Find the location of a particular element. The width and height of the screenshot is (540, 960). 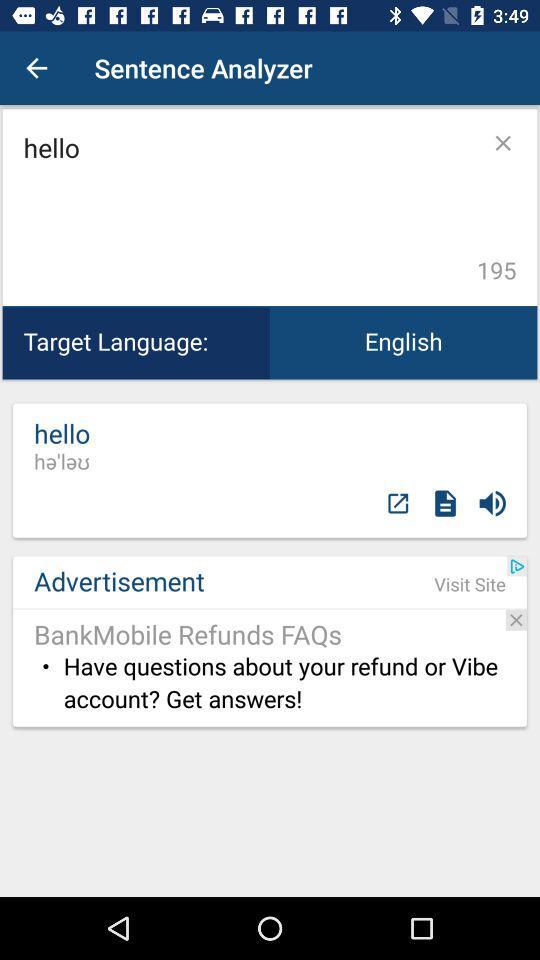

icon next to the sentence analyzer icon is located at coordinates (36, 68).